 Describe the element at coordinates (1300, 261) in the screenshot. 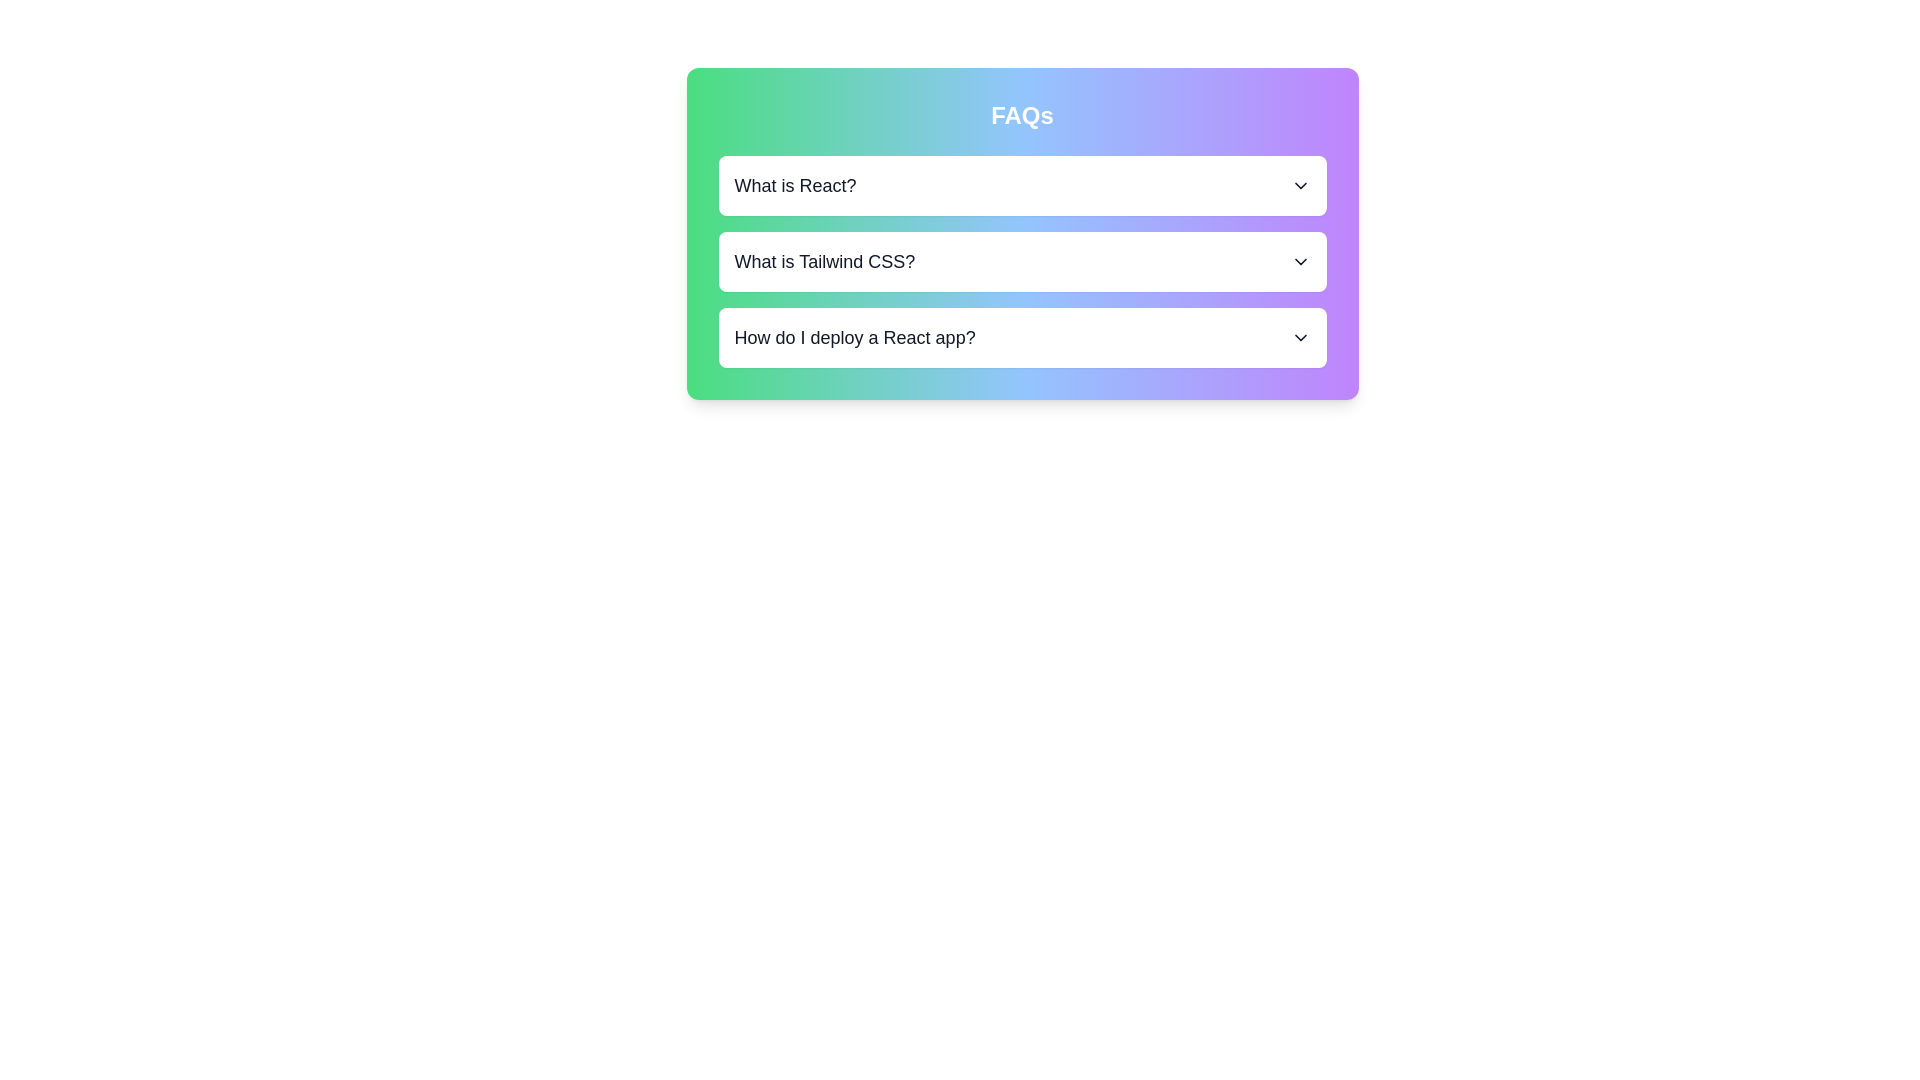

I see `the Downward Chevron Icon located to the right of 'What is Tailwind CSS?'` at that location.